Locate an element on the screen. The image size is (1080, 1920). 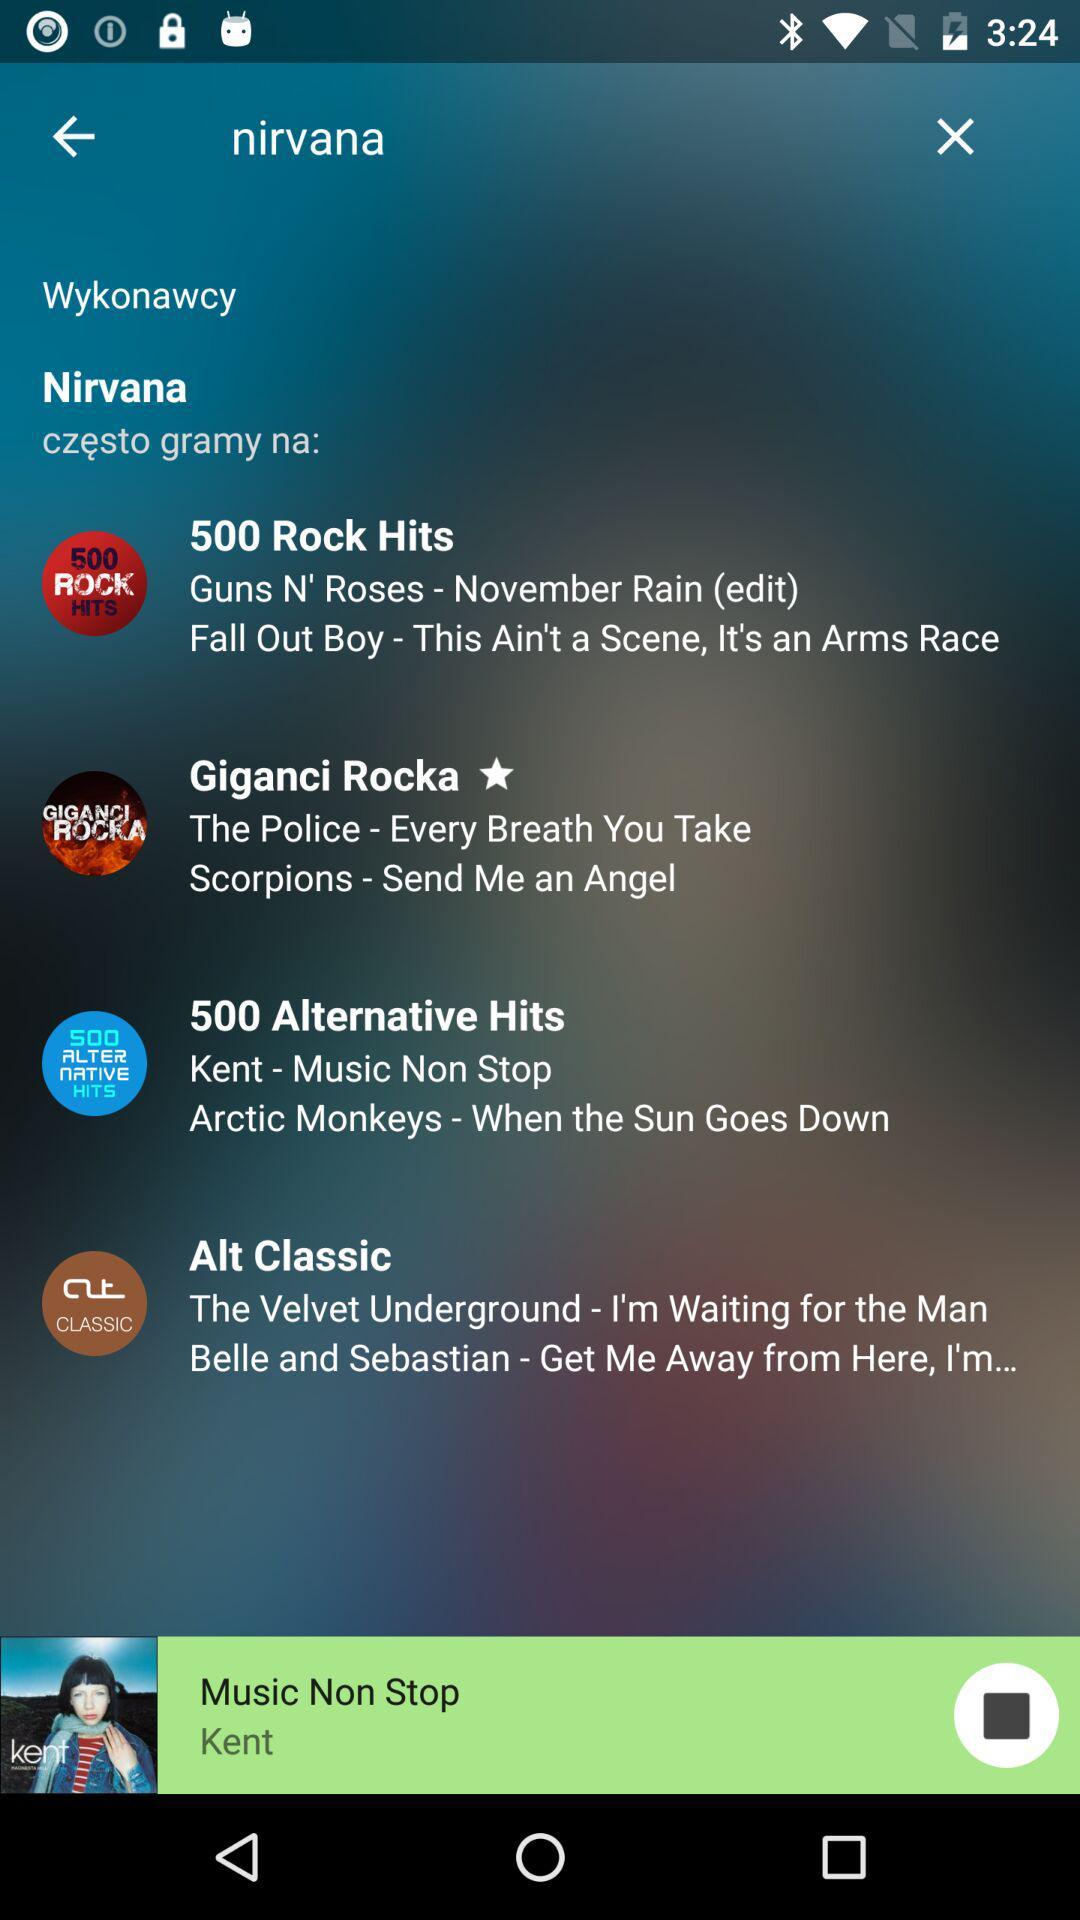
the icon to the right of music non stop icon is located at coordinates (1006, 1714).